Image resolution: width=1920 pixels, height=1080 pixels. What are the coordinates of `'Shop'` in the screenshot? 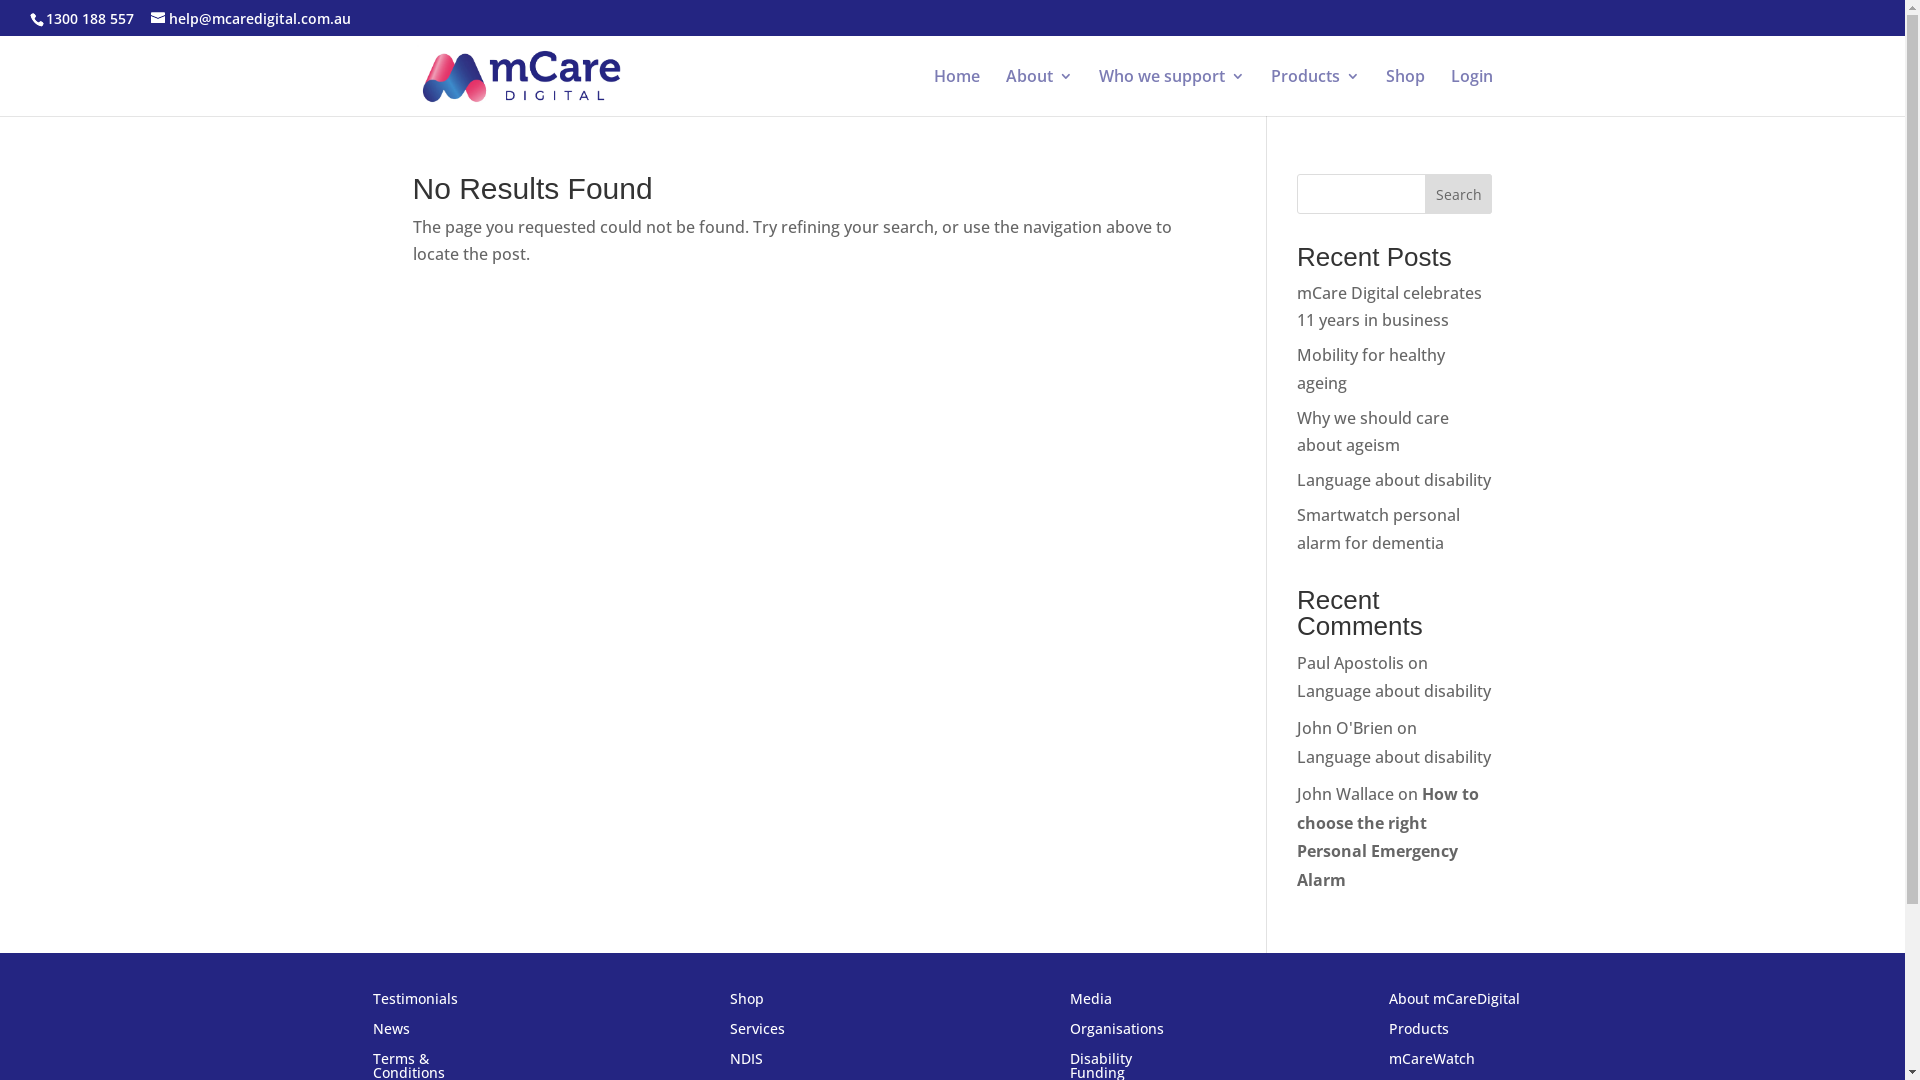 It's located at (1404, 92).